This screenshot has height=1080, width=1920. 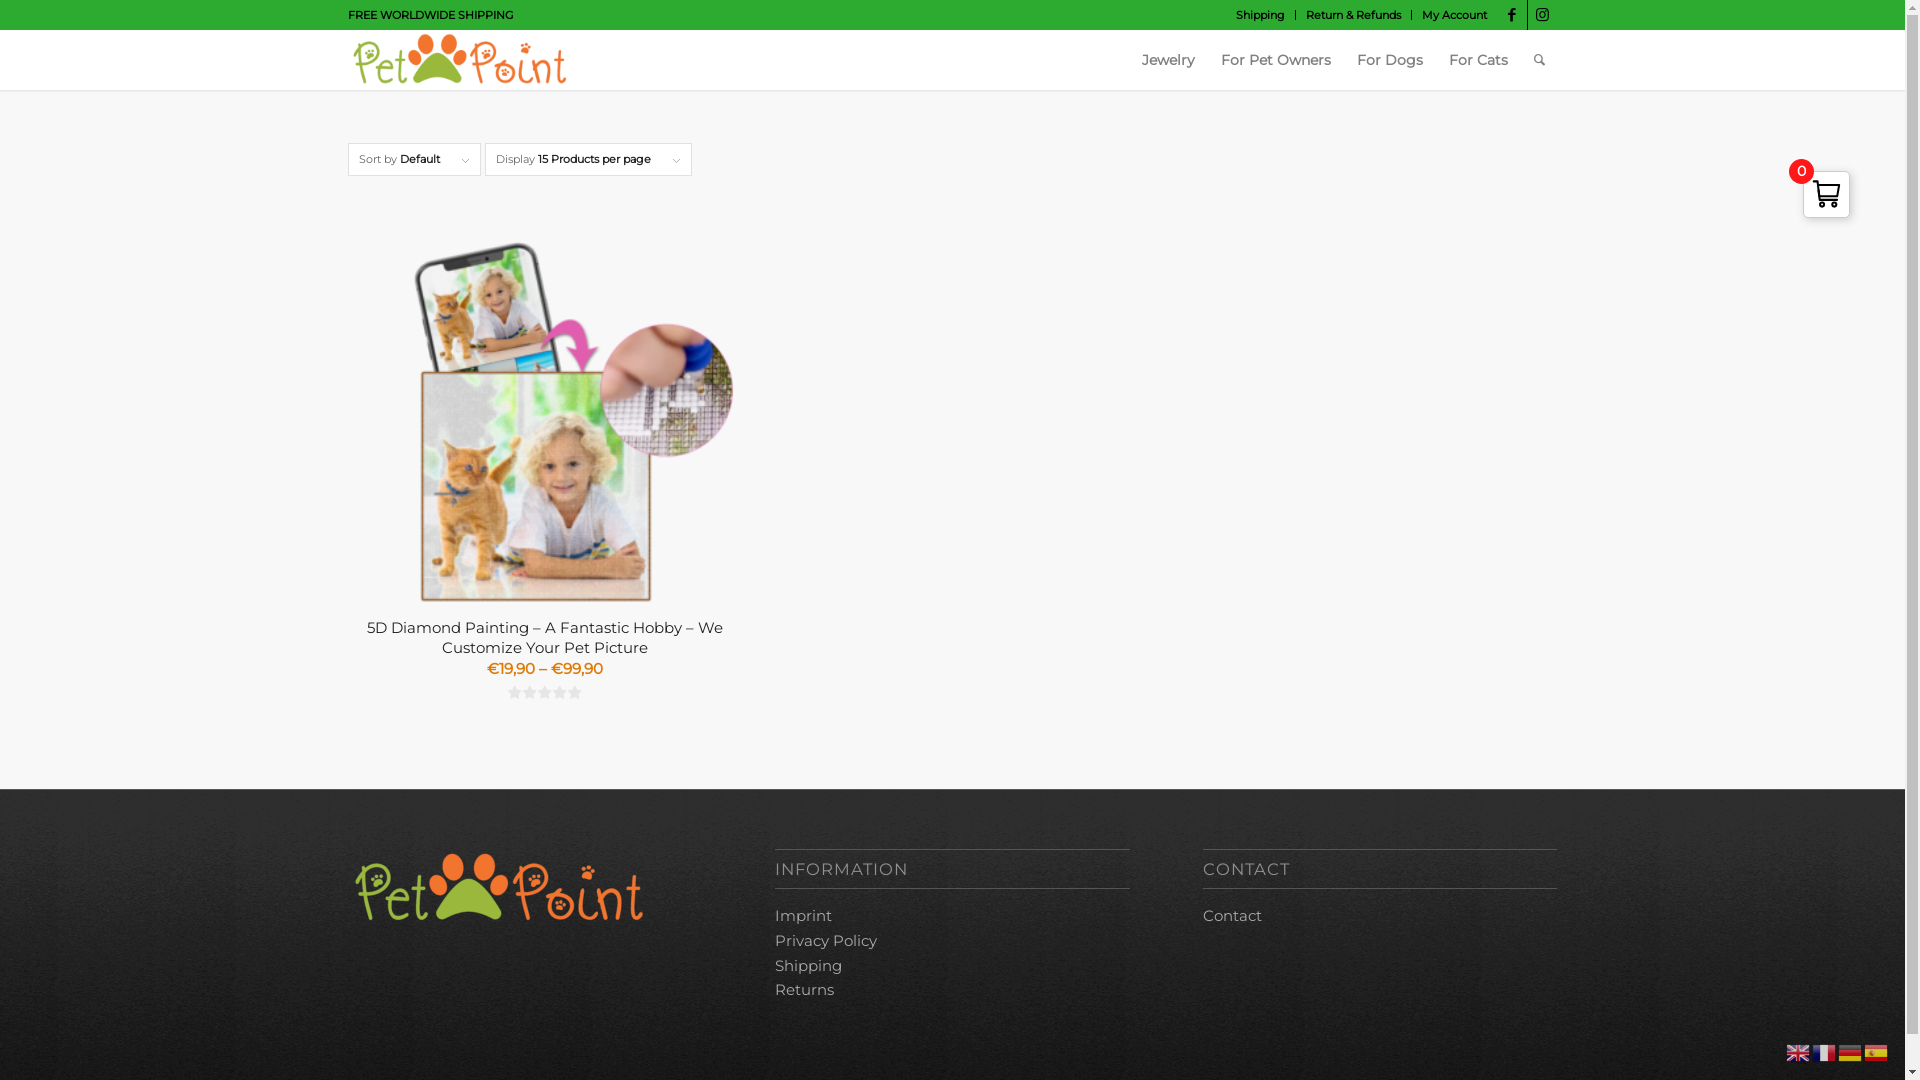 What do you see at coordinates (1862, 1050) in the screenshot?
I see `'Spanish'` at bounding box center [1862, 1050].